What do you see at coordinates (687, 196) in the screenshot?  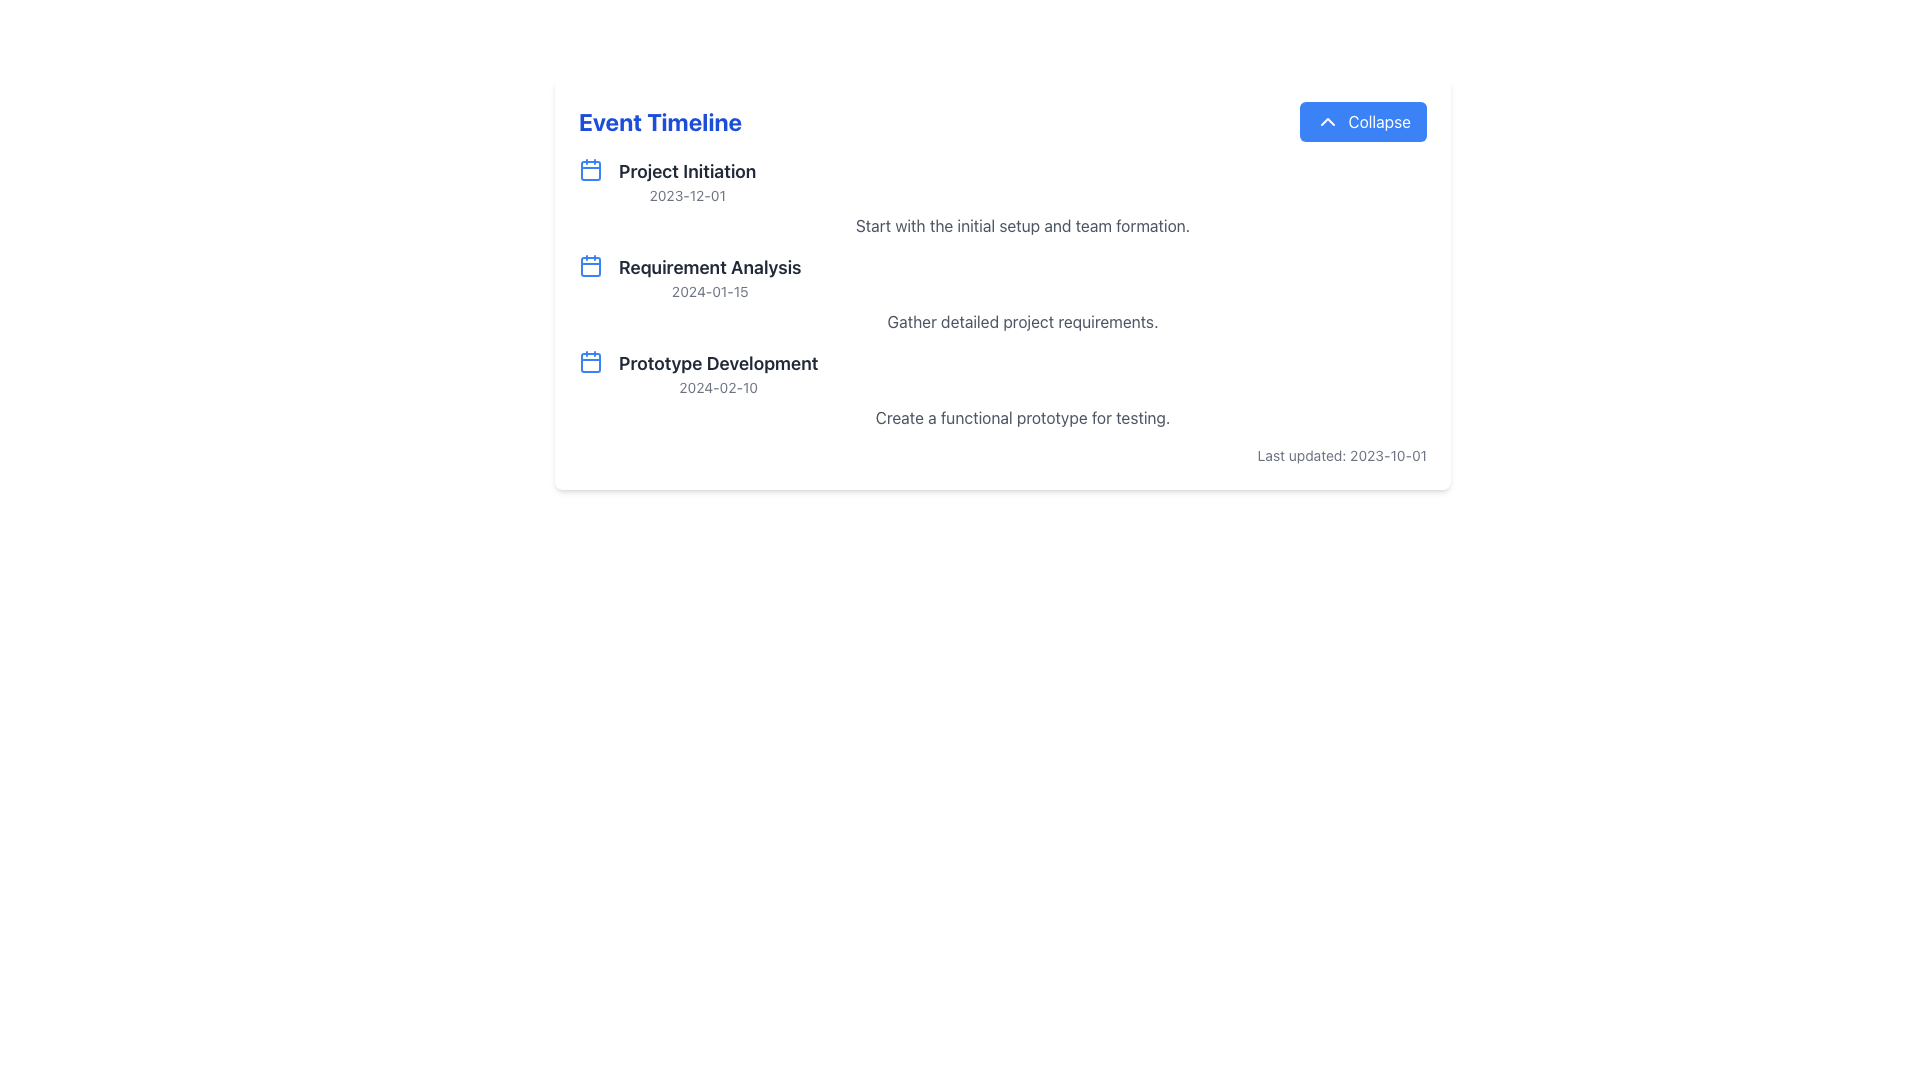 I see `date '2023-12-01' from the text label positioned below 'Project Initiation' in the event timeline list` at bounding box center [687, 196].